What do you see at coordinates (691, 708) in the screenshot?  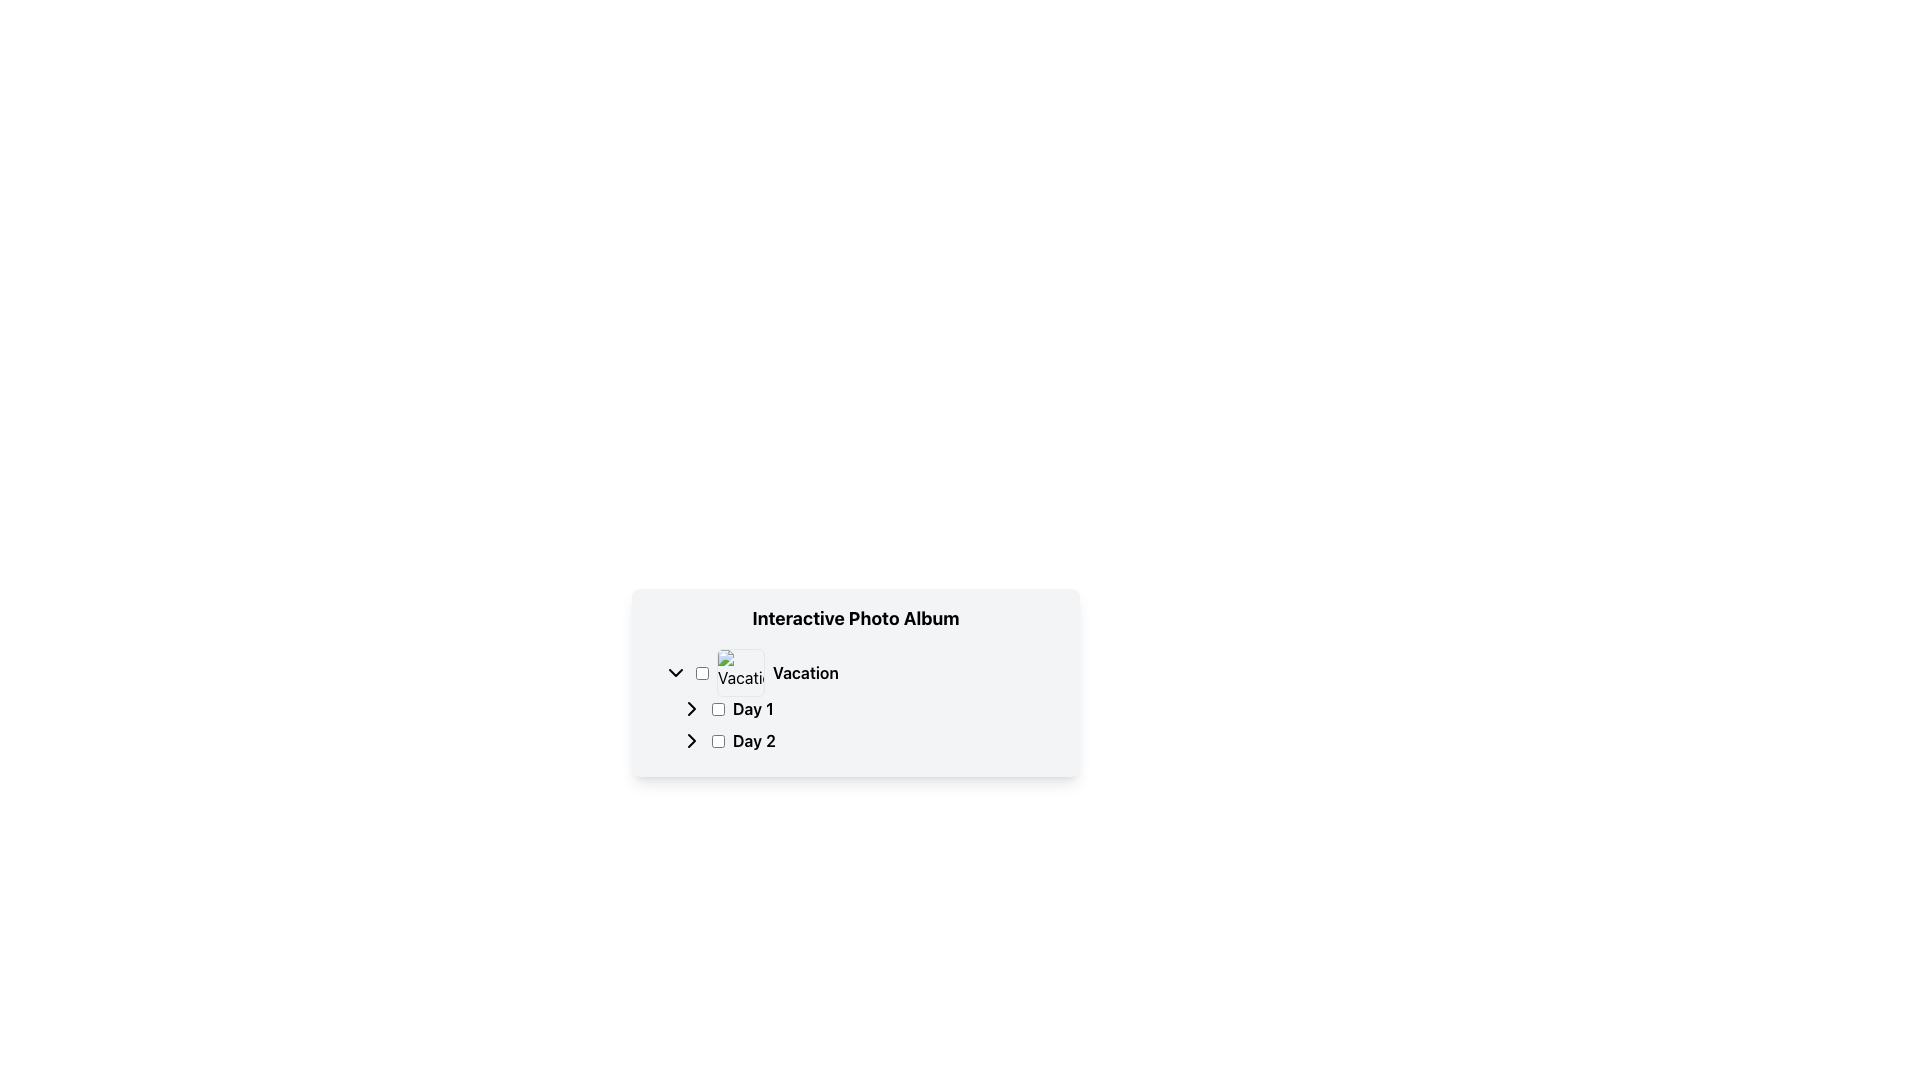 I see `the small right arrow icon resembling a chevron pointing to the right, which is located adjacent to the checkbox and label for 'Day 1' in the tree view` at bounding box center [691, 708].